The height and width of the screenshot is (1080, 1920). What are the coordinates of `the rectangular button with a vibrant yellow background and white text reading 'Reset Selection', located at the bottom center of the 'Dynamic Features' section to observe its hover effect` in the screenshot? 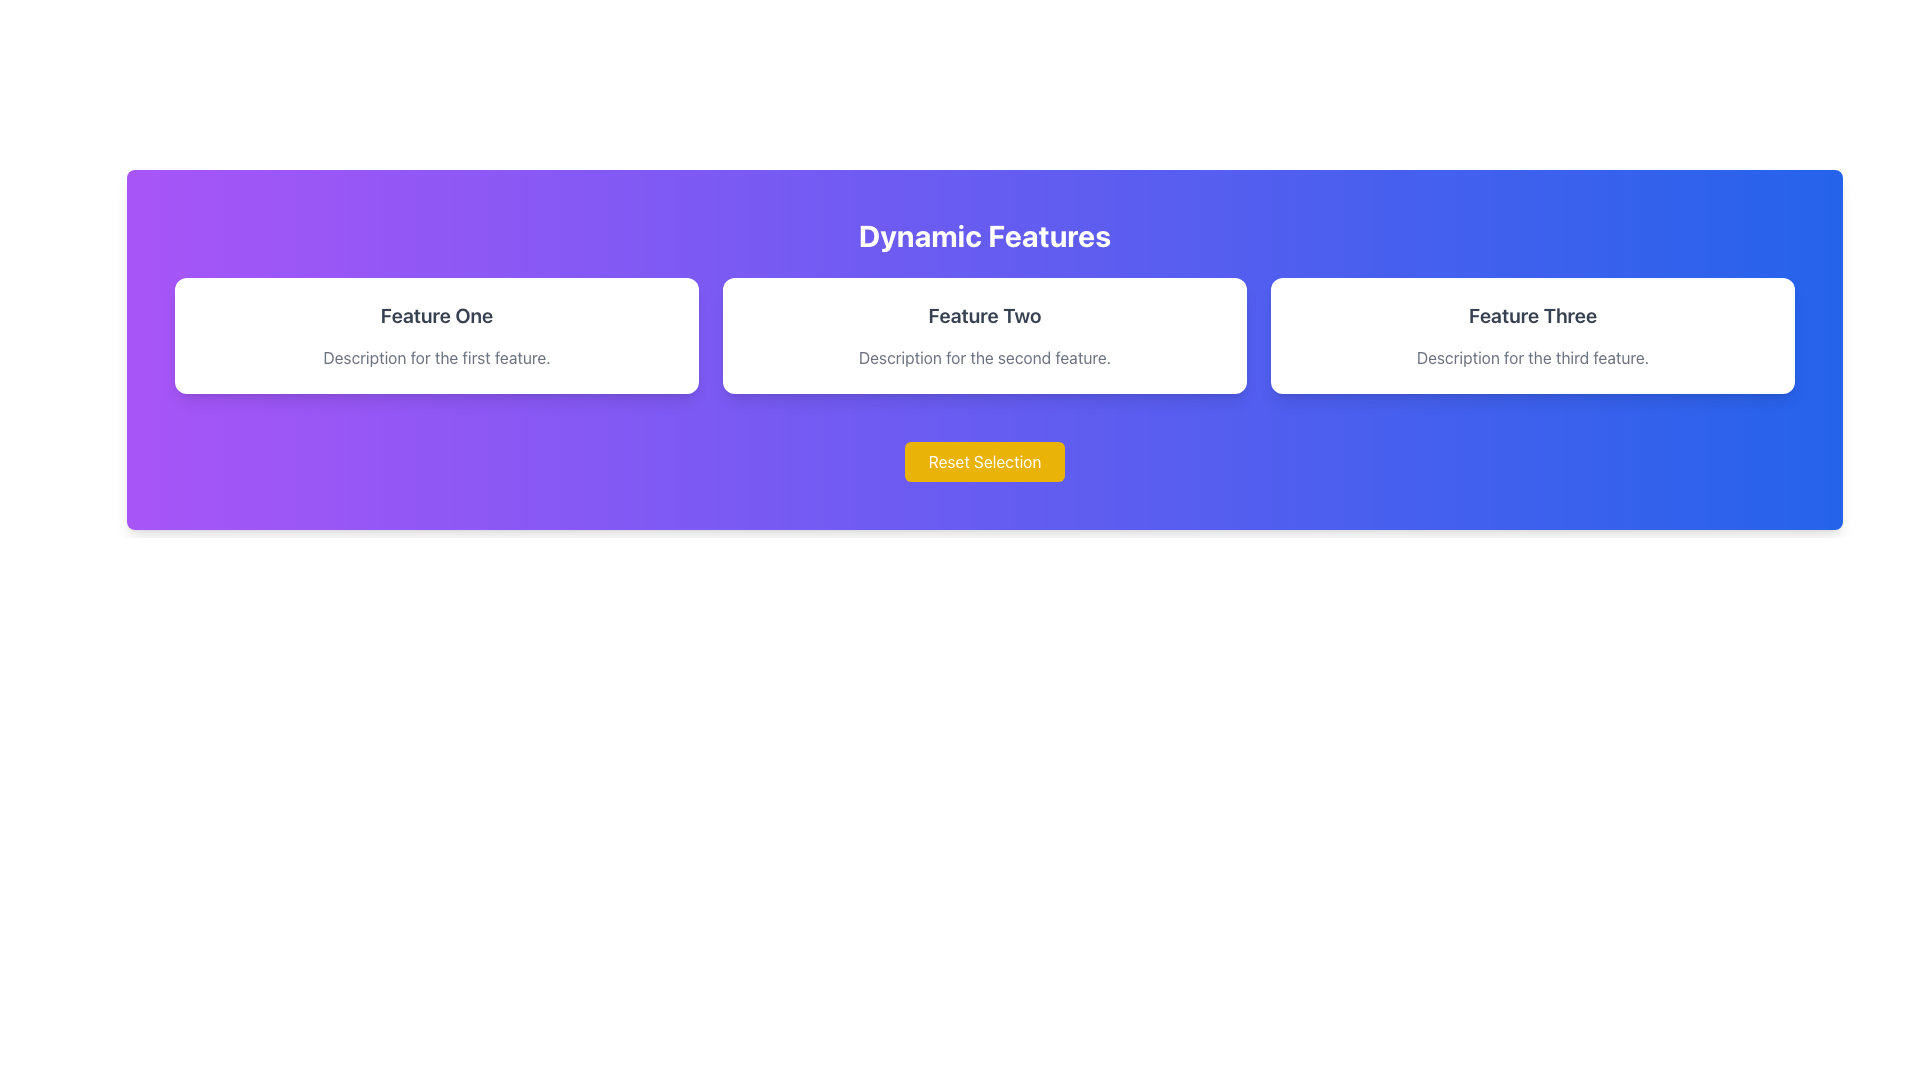 It's located at (984, 450).